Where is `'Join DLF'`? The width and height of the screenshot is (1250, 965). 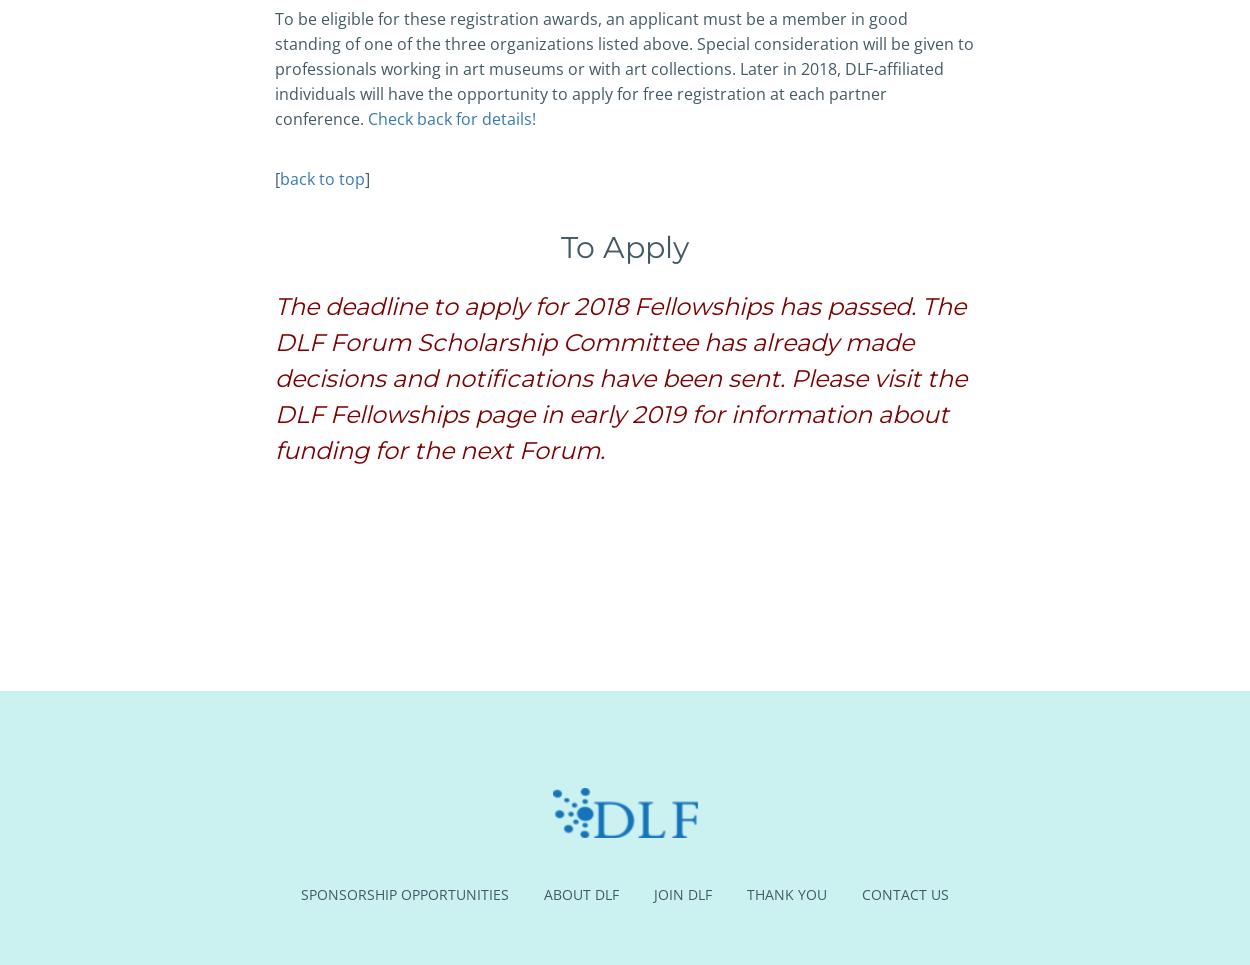
'Join DLF' is located at coordinates (654, 893).